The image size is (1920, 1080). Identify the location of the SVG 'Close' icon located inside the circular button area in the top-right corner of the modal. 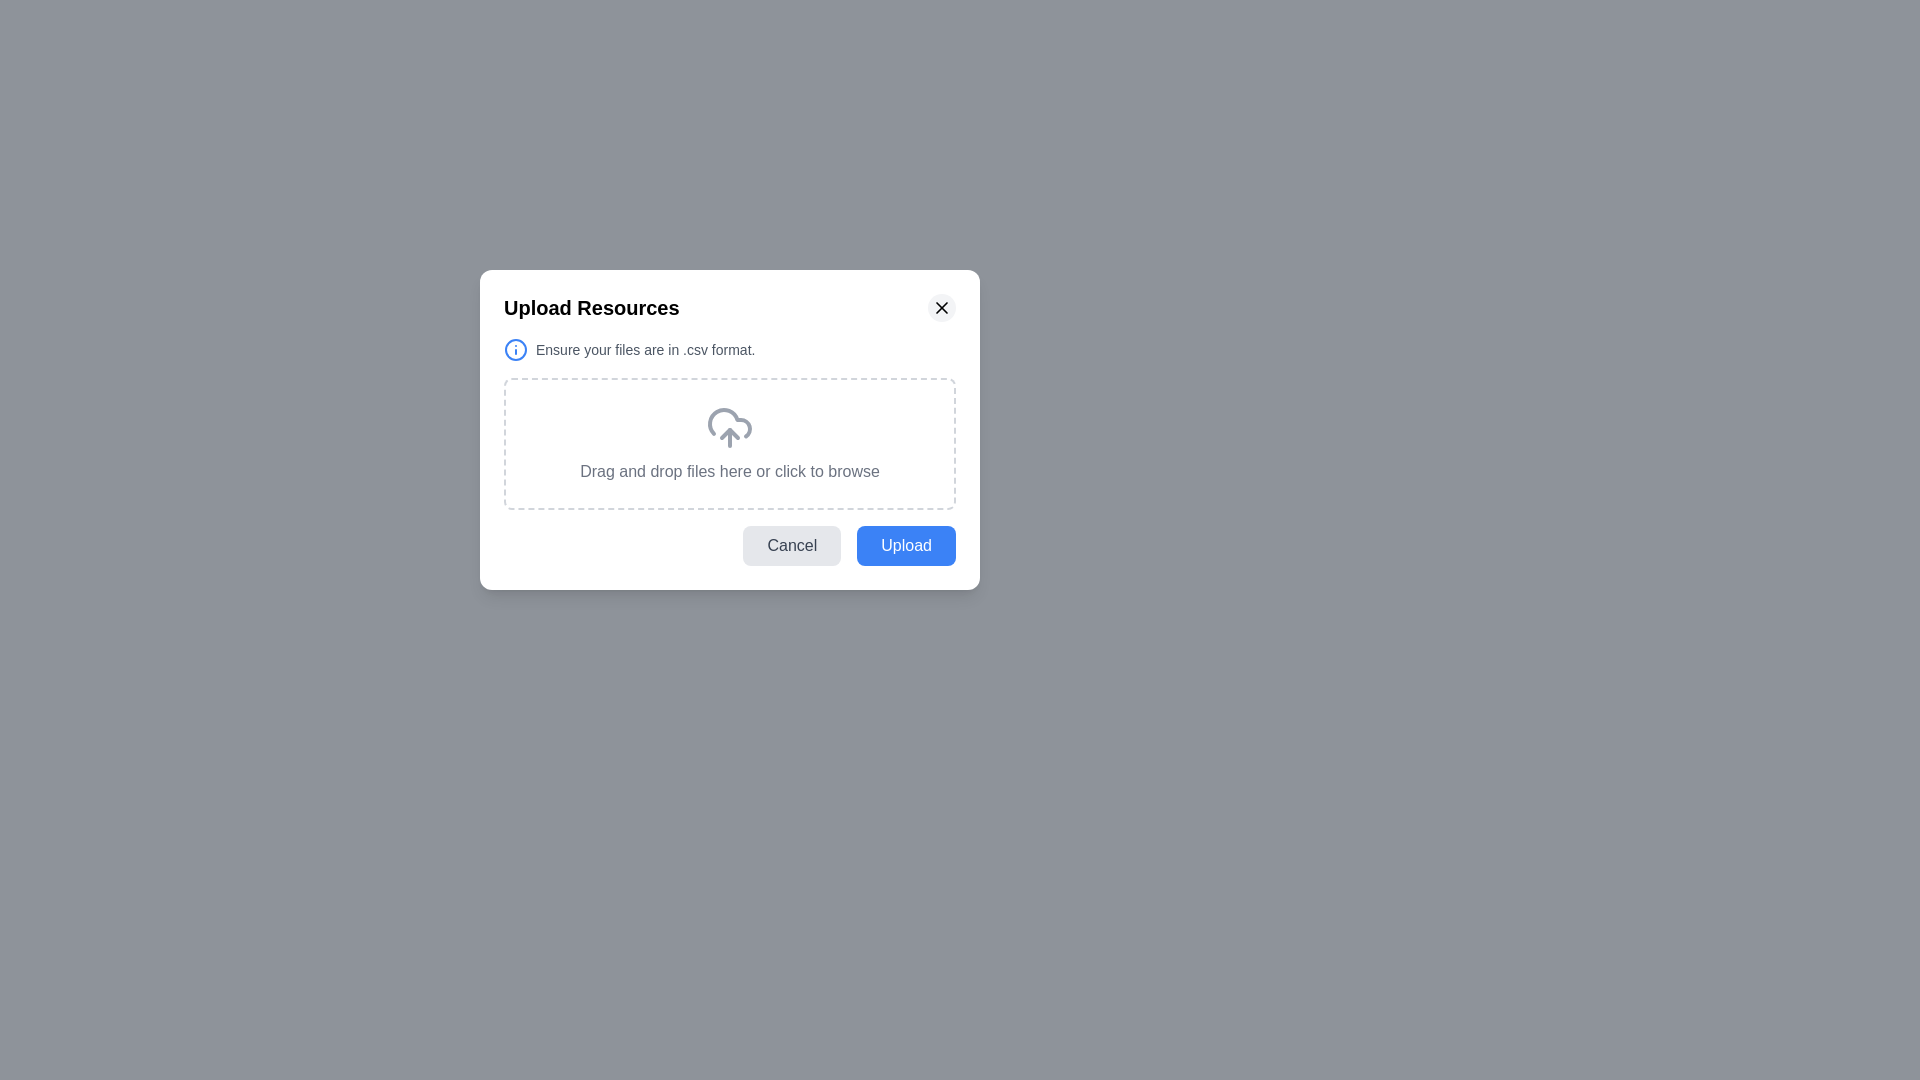
(940, 308).